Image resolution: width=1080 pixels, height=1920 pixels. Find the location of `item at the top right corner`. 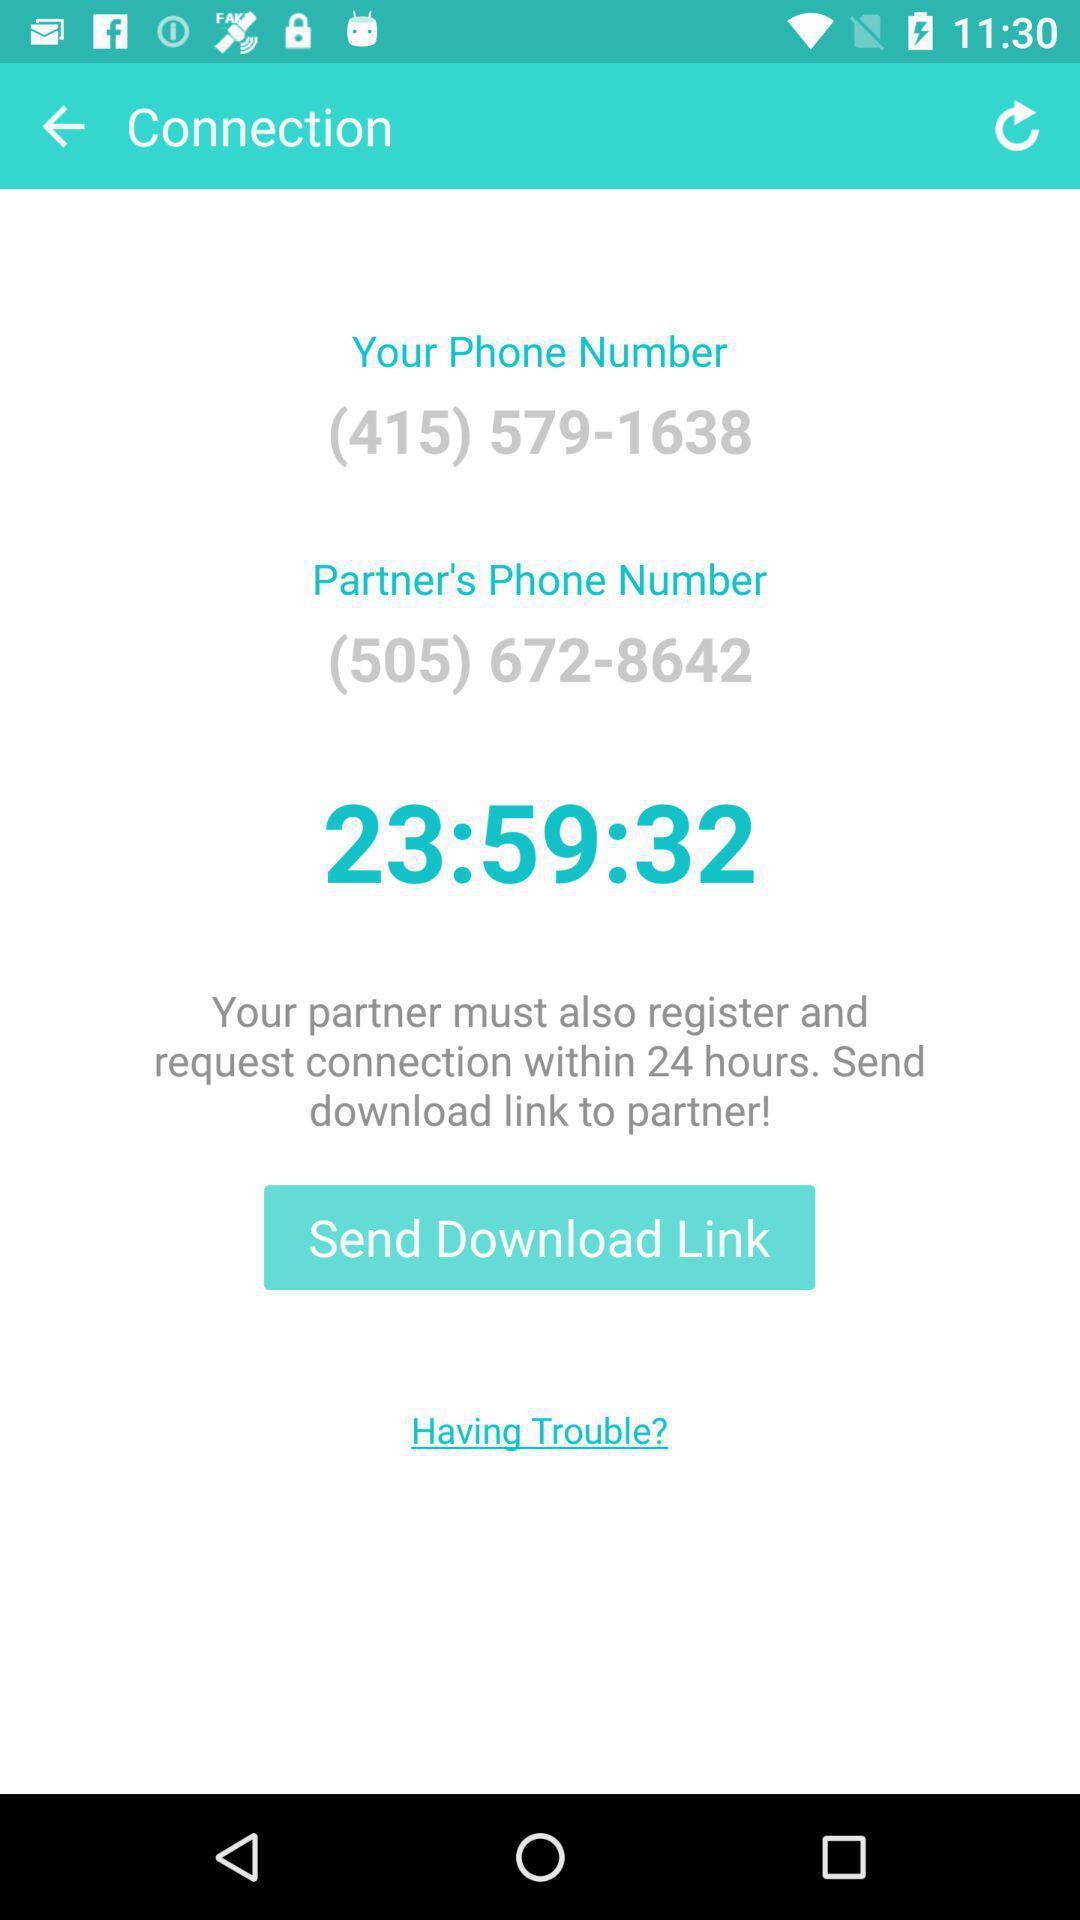

item at the top right corner is located at coordinates (1017, 124).